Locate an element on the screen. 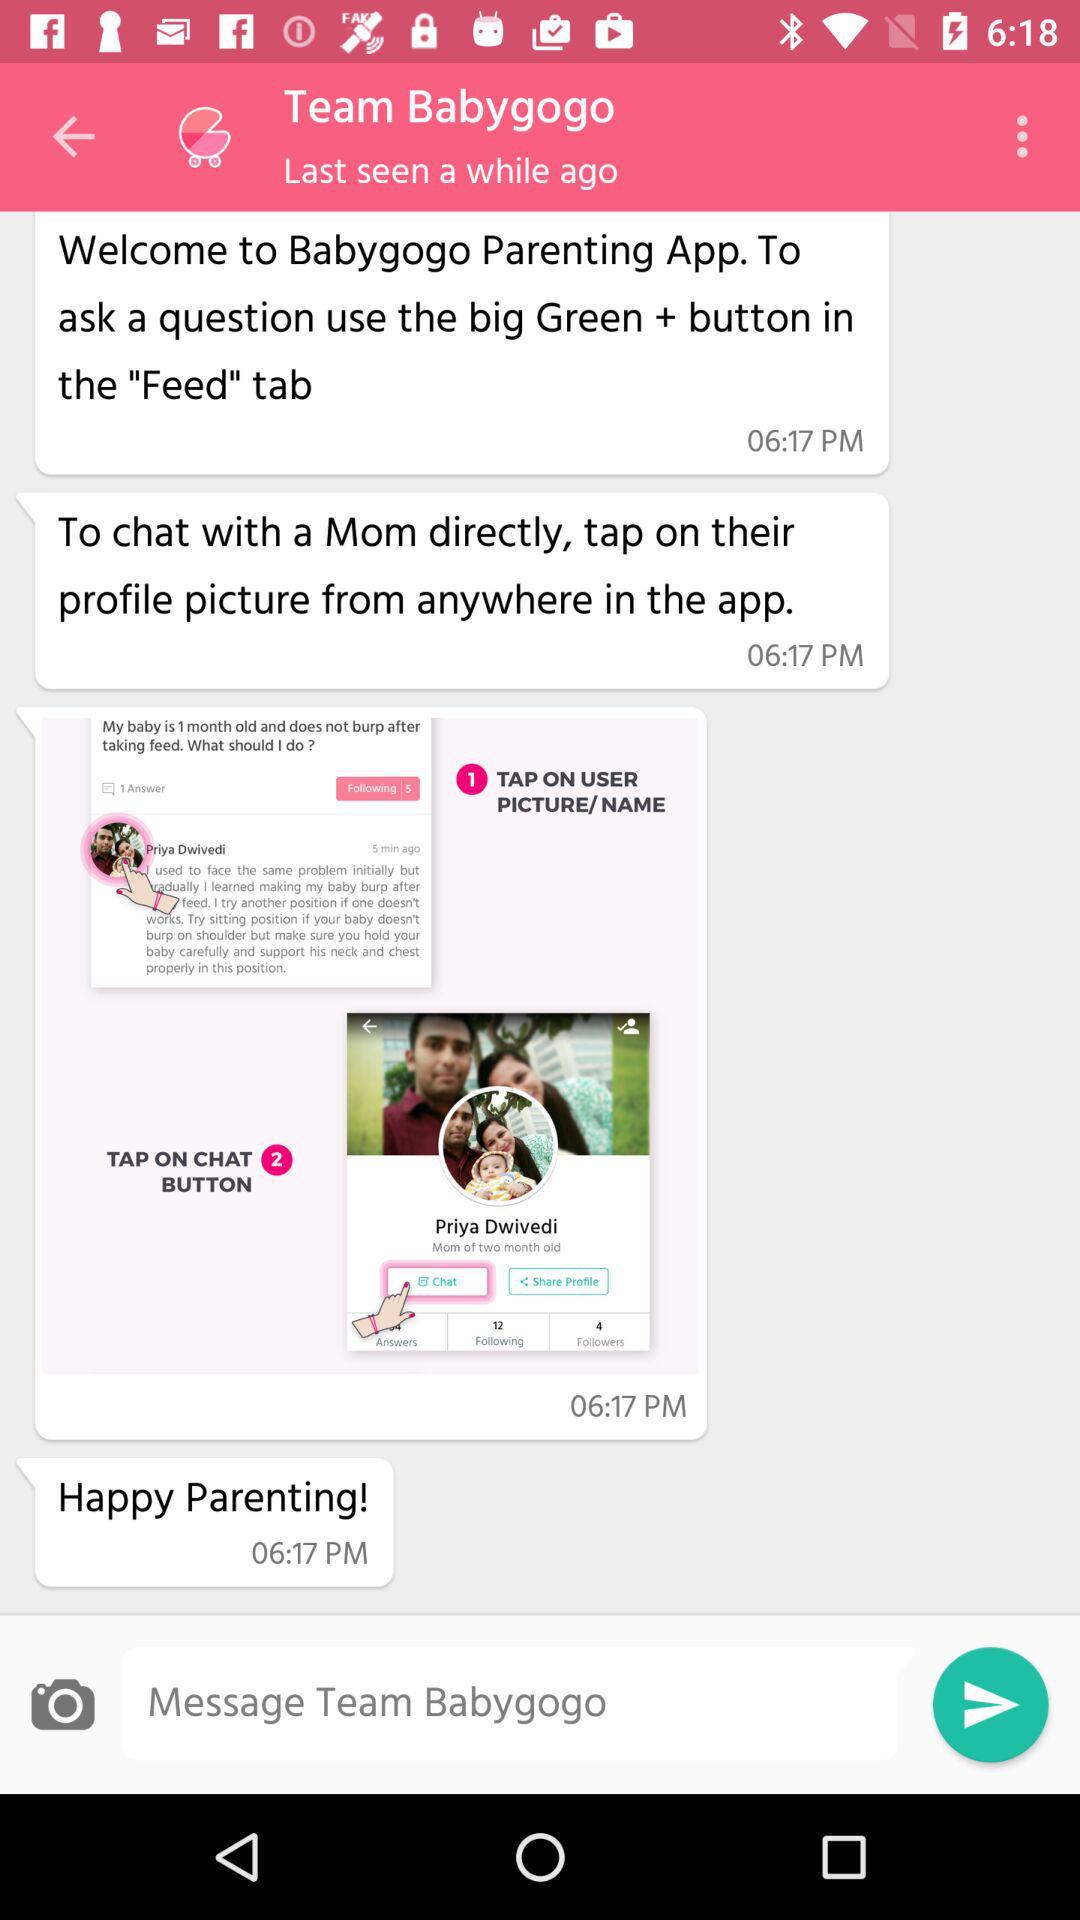 This screenshot has height=1920, width=1080. message send play button is located at coordinates (990, 1703).